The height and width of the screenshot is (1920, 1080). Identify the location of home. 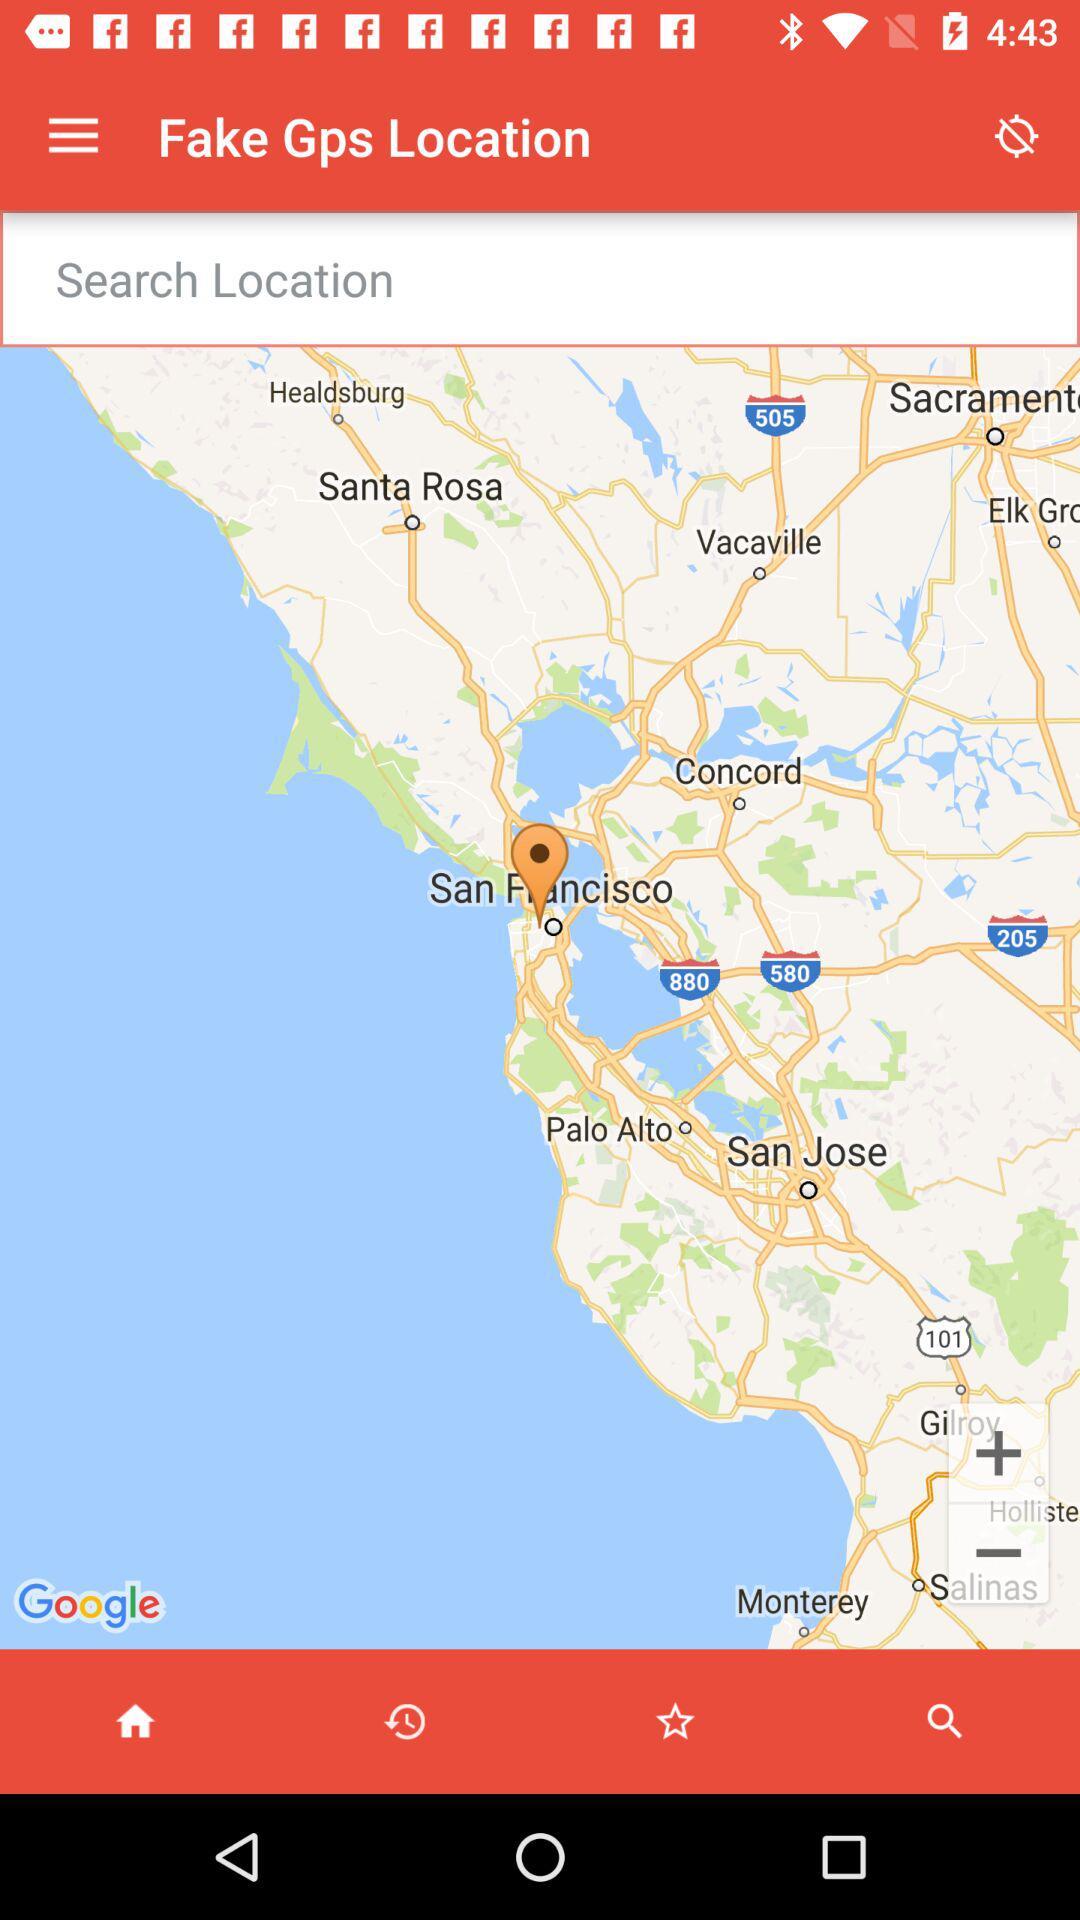
(135, 1720).